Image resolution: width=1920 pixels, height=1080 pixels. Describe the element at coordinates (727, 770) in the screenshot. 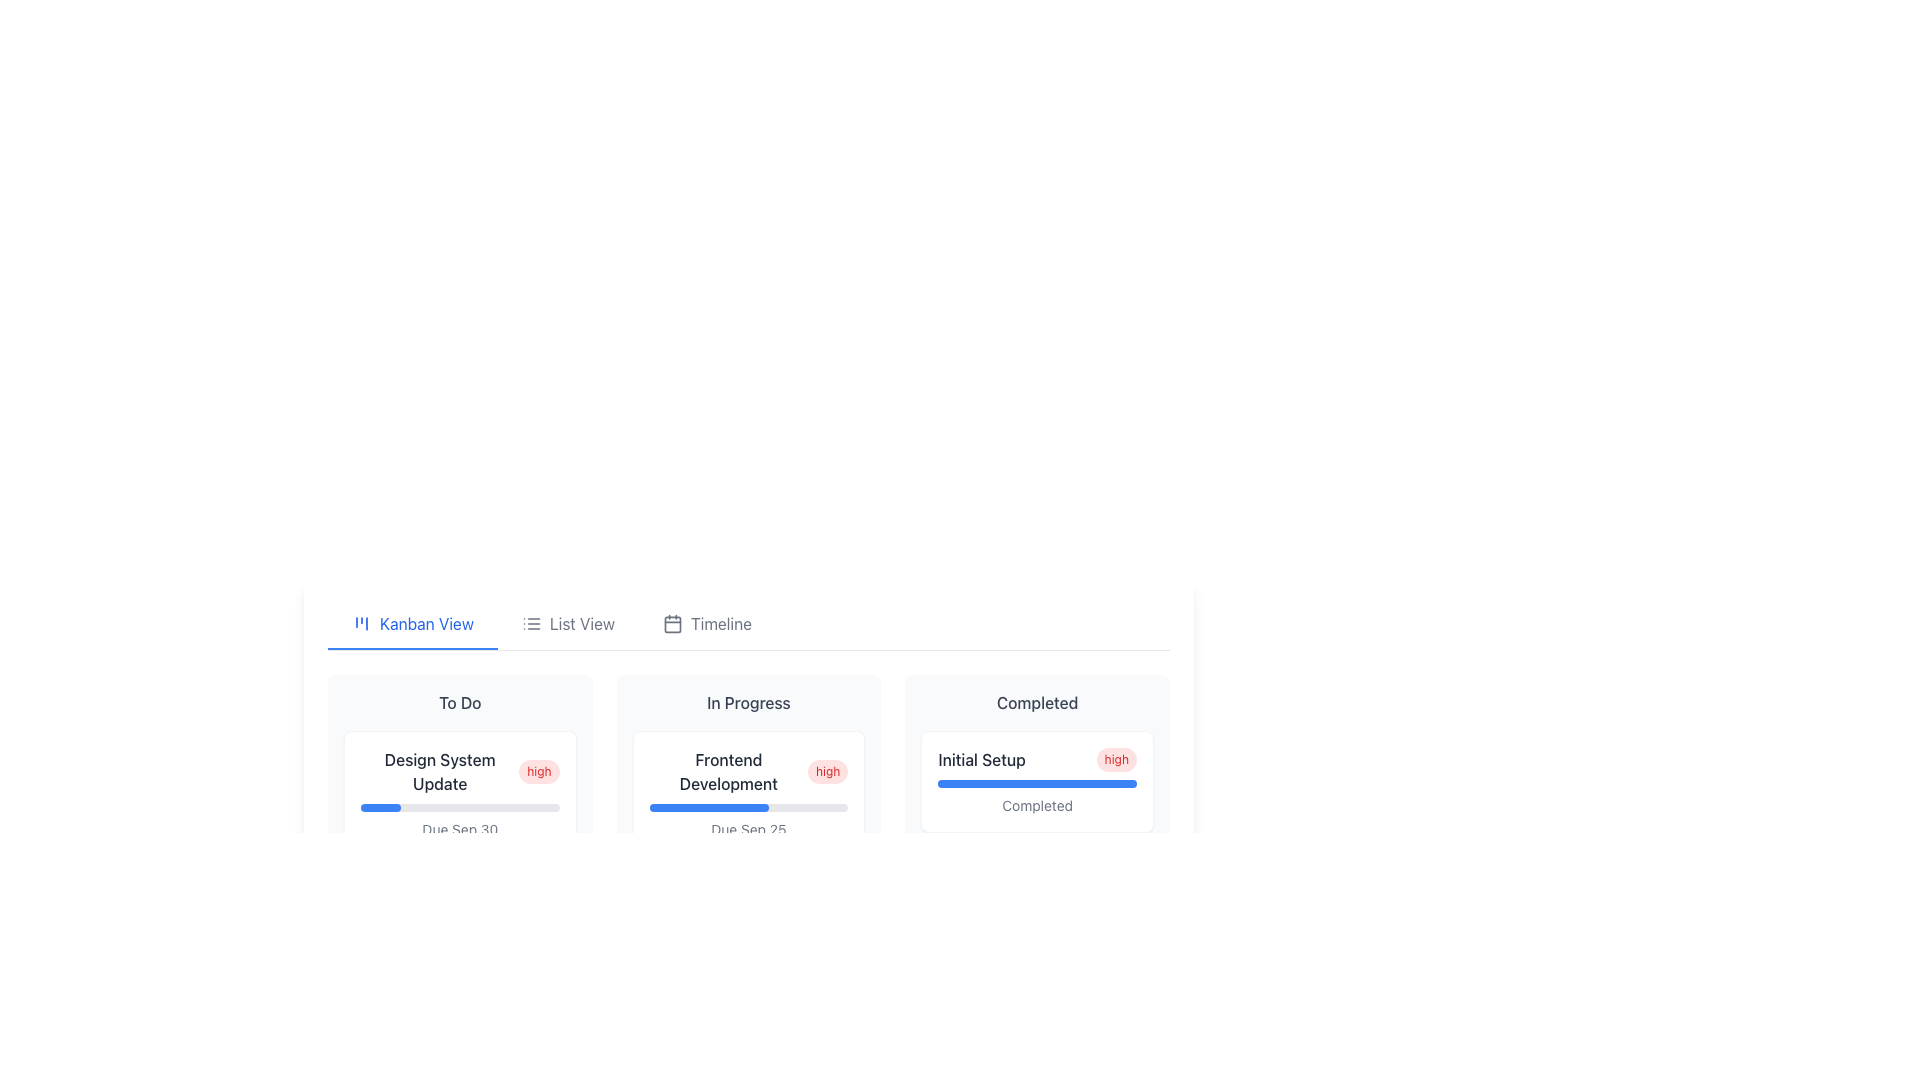

I see `the static text display that serves as the title for a task card in the 'In Progress' column of the Kanban board` at that location.